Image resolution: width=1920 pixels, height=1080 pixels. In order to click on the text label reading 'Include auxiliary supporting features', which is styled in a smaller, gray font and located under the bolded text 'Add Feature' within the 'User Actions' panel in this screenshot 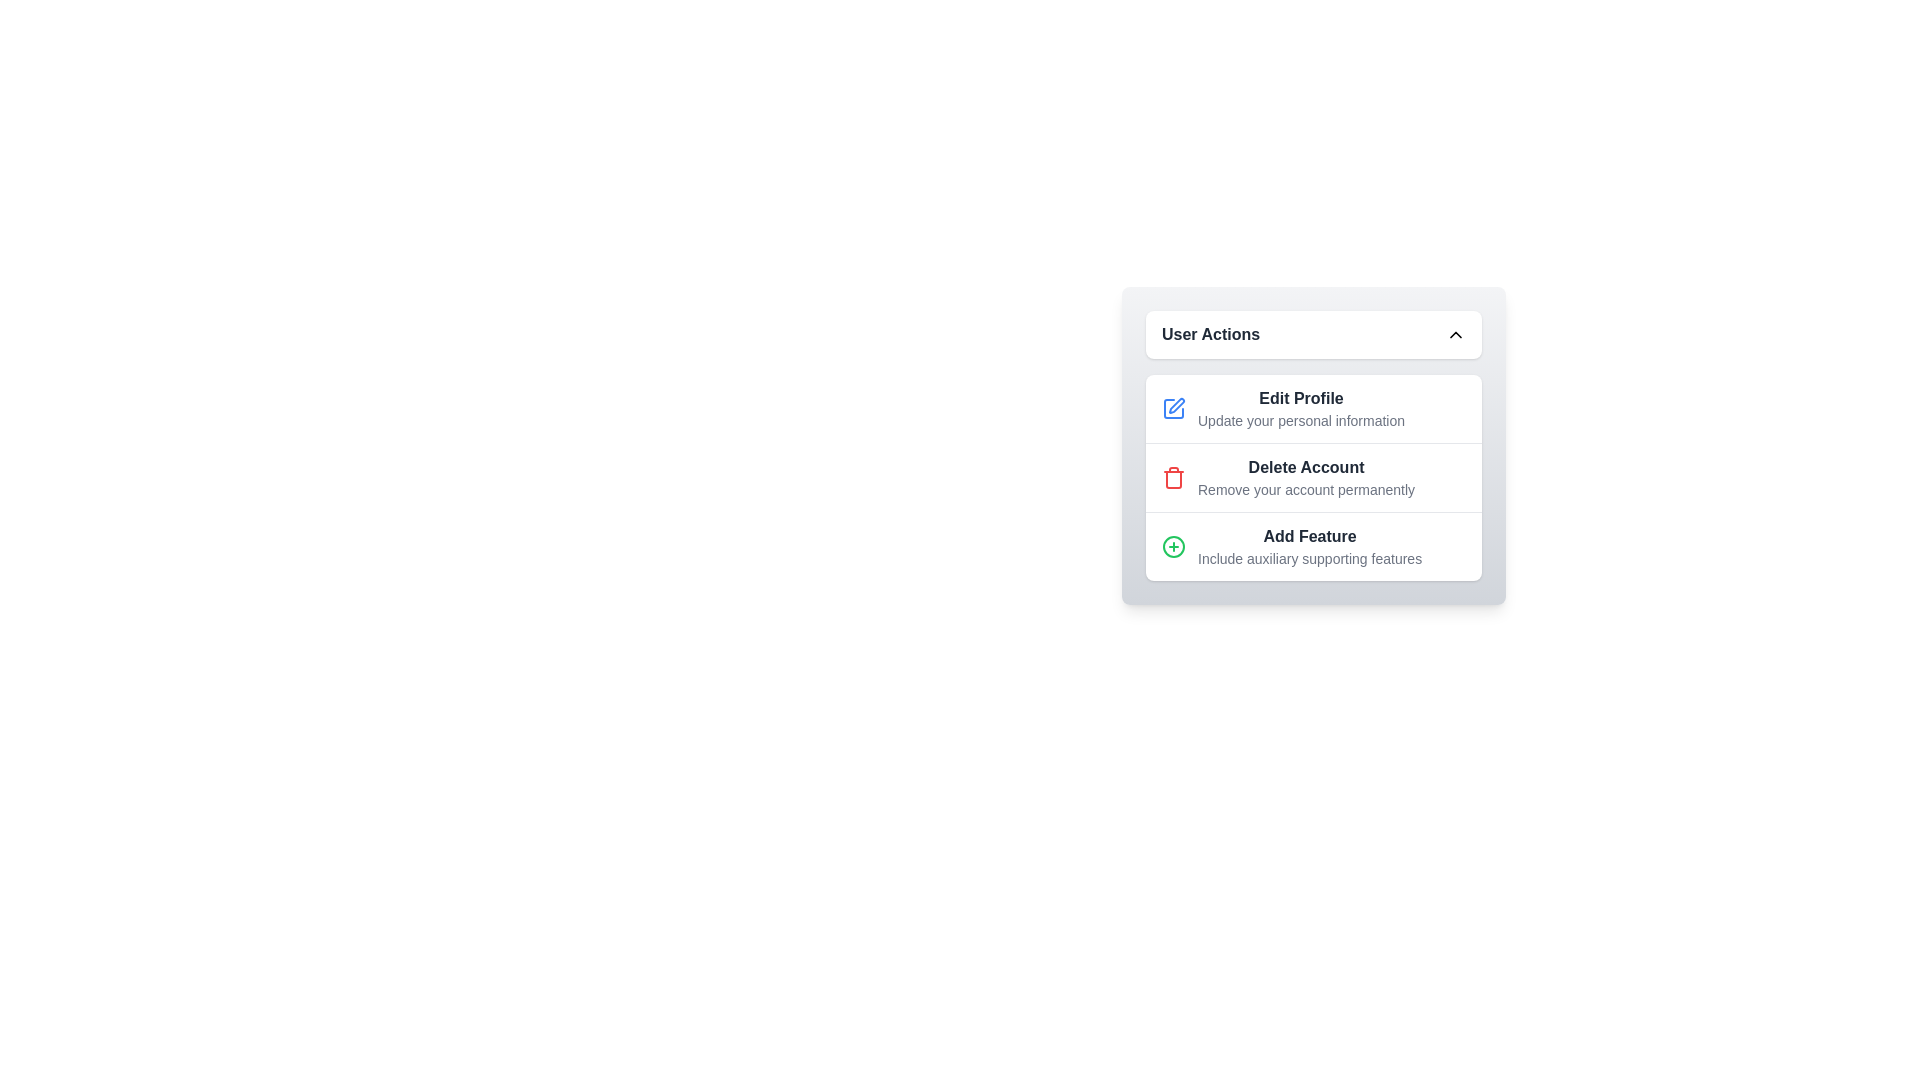, I will do `click(1310, 559)`.